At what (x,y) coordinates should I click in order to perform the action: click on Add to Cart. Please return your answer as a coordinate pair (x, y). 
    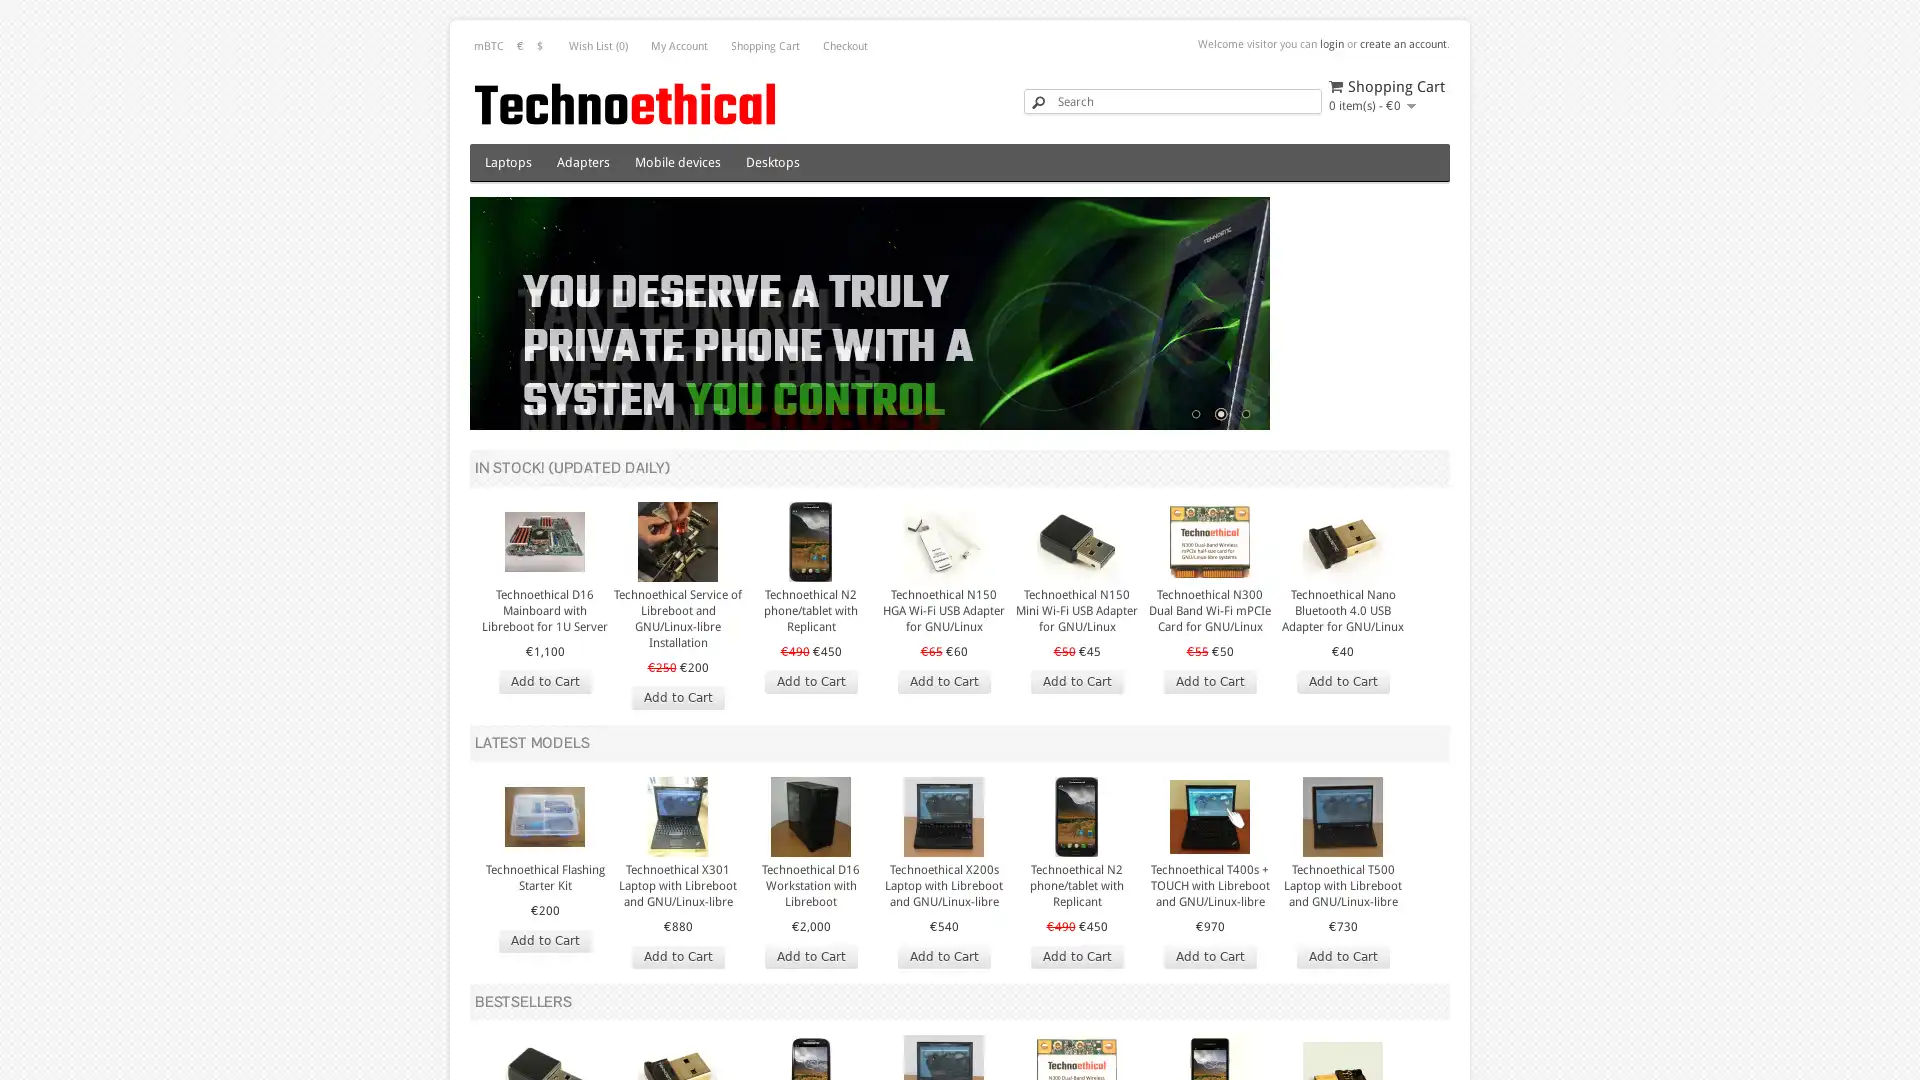
    Looking at the image, I should click on (1208, 1022).